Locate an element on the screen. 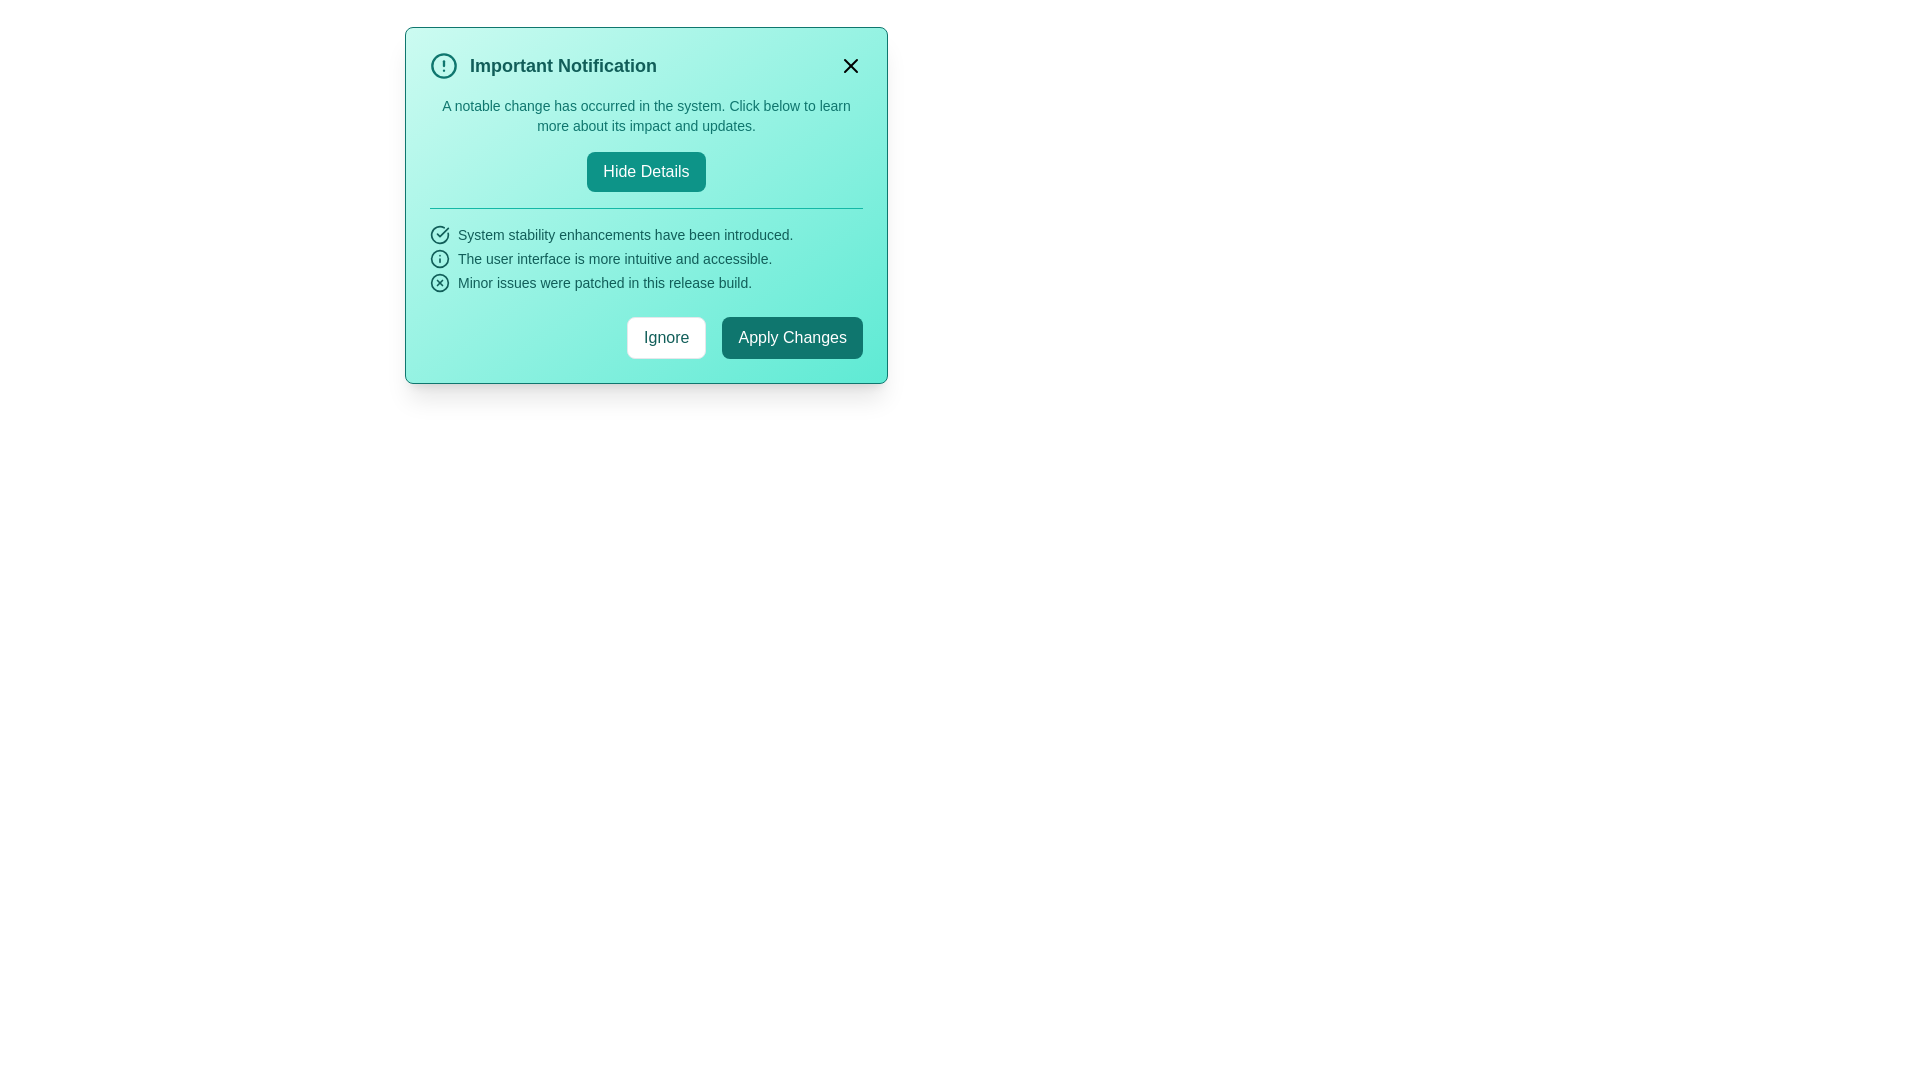 The image size is (1920, 1080). Notification header, which features a circular teal alert icon followed by bold text stating 'Important Notification', located at the top-left corner of a centered modal dialog box is located at coordinates (543, 64).